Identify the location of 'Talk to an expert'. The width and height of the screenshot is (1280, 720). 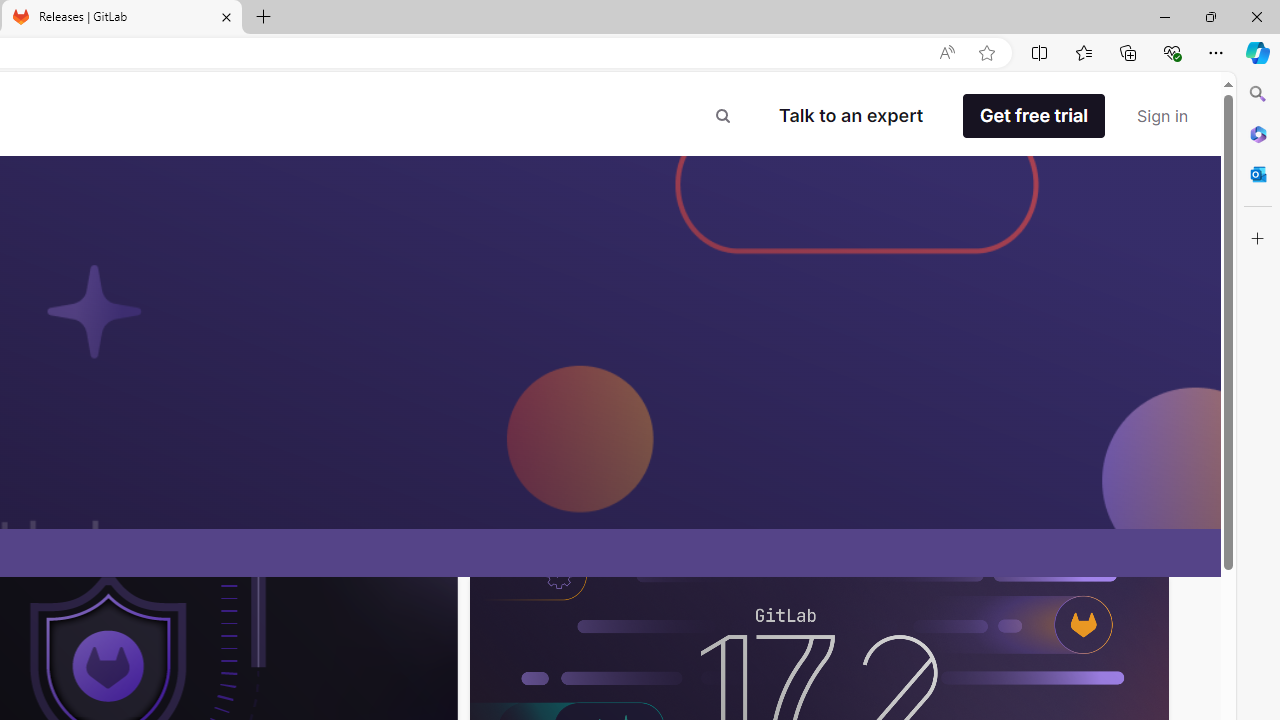
(850, 115).